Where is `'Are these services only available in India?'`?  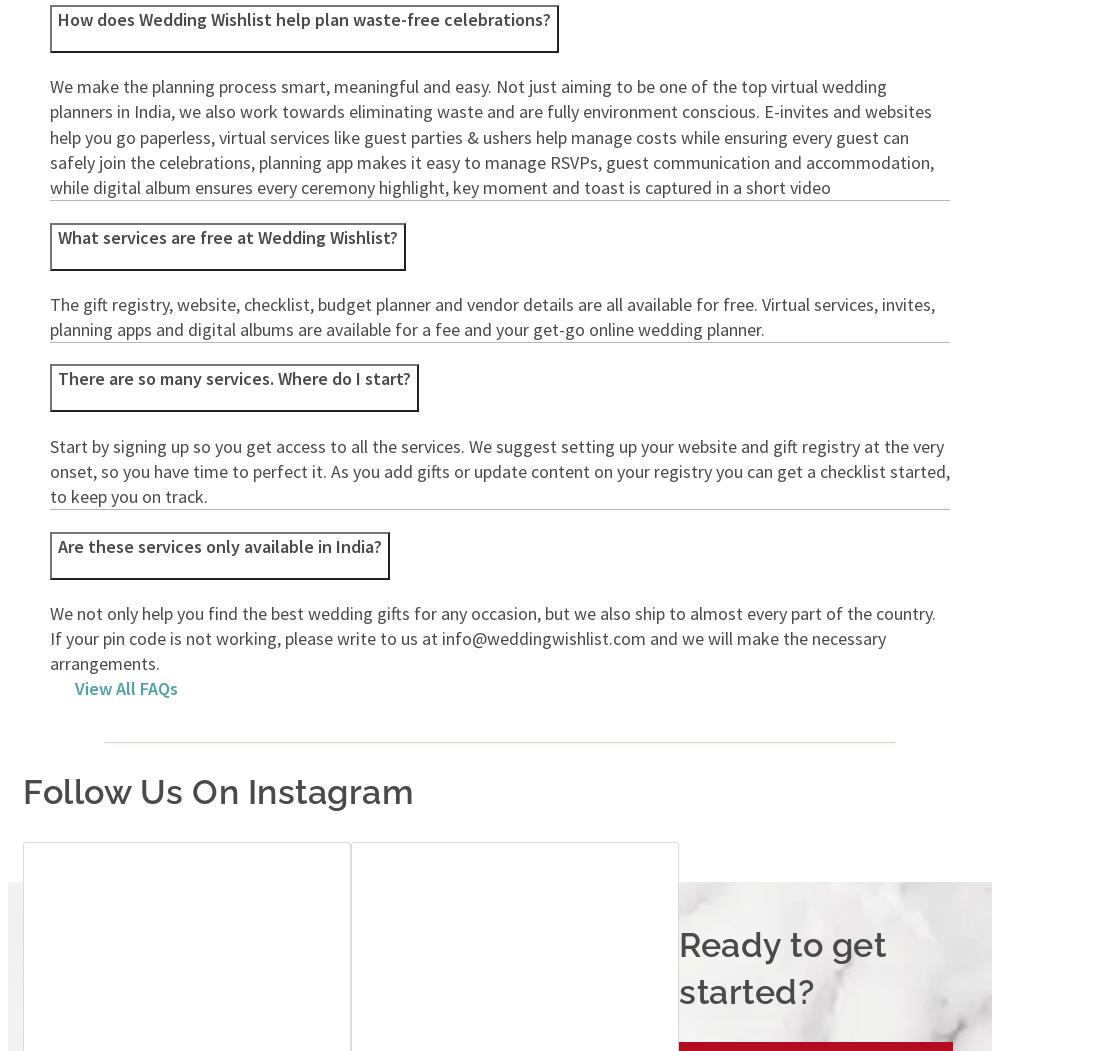
'Are these services only available in India?' is located at coordinates (220, 544).